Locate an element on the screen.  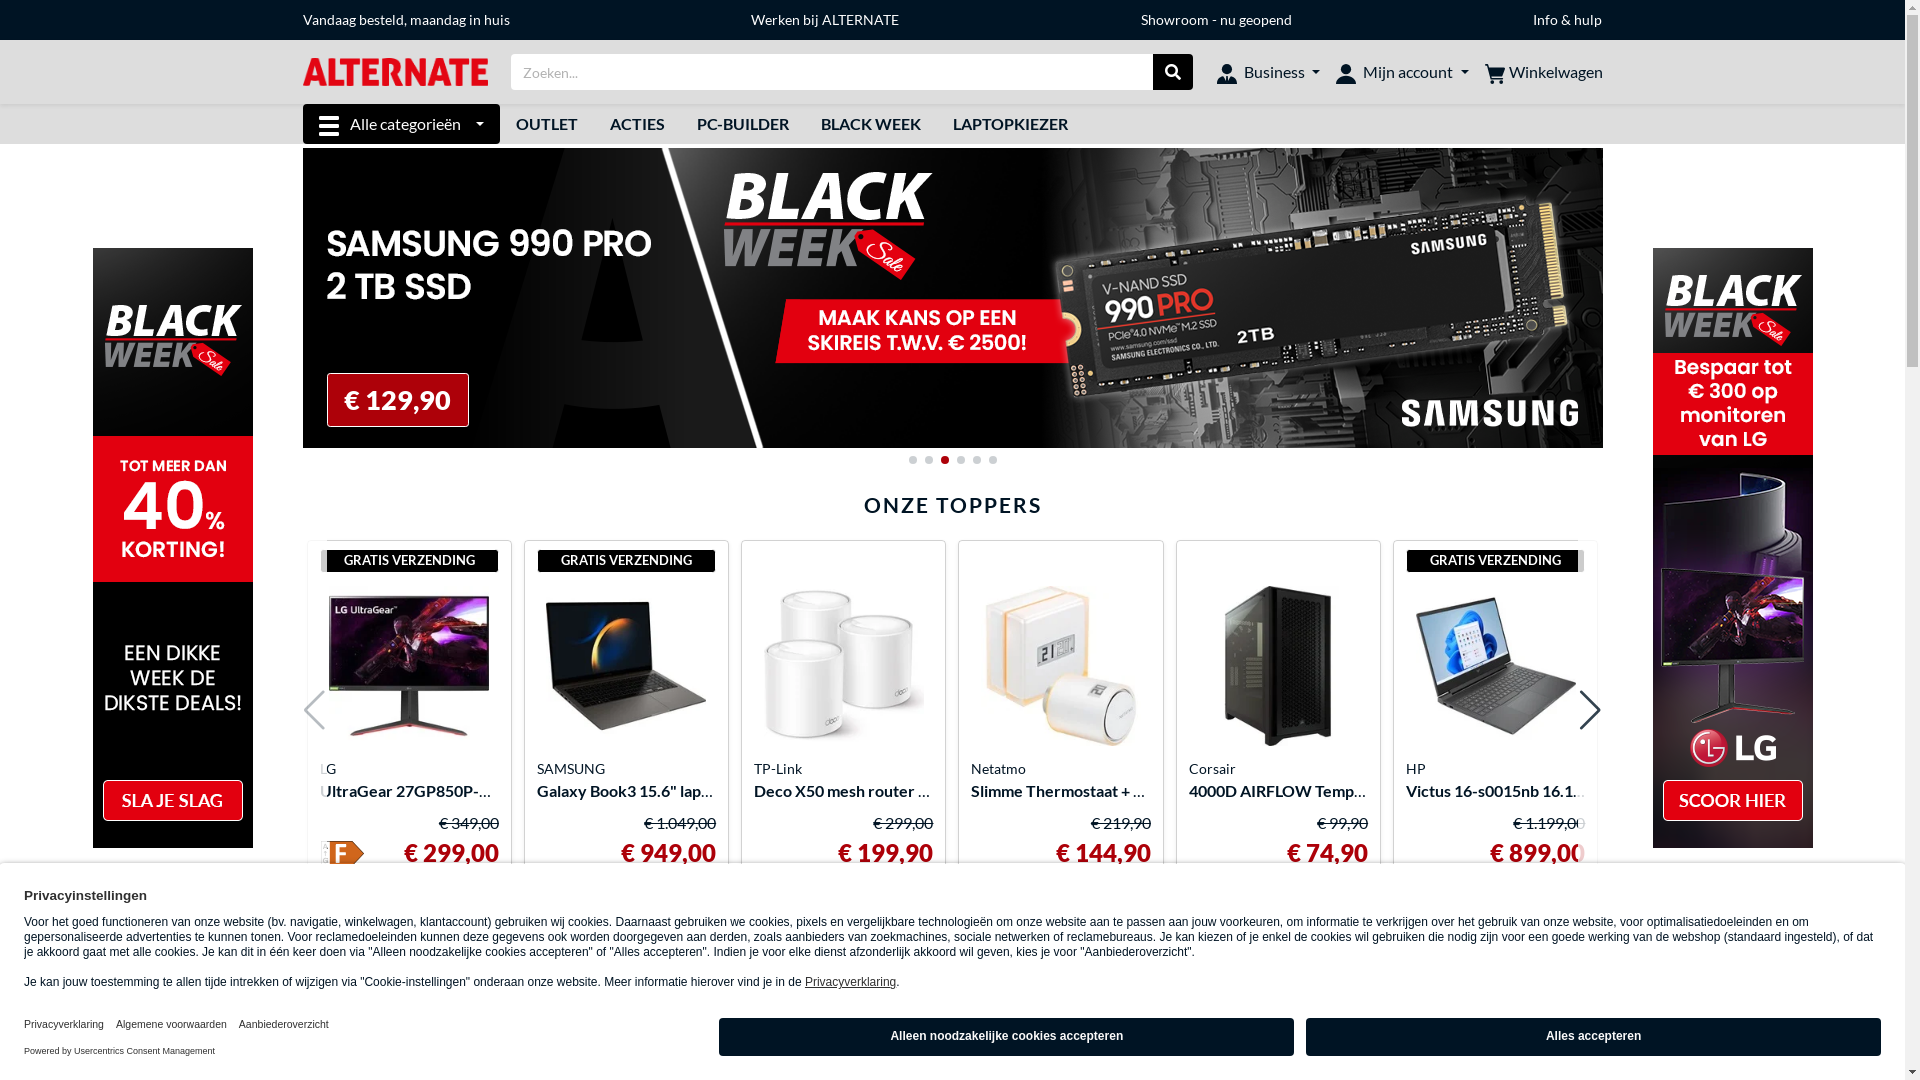
'Zoeken...' is located at coordinates (1172, 71).